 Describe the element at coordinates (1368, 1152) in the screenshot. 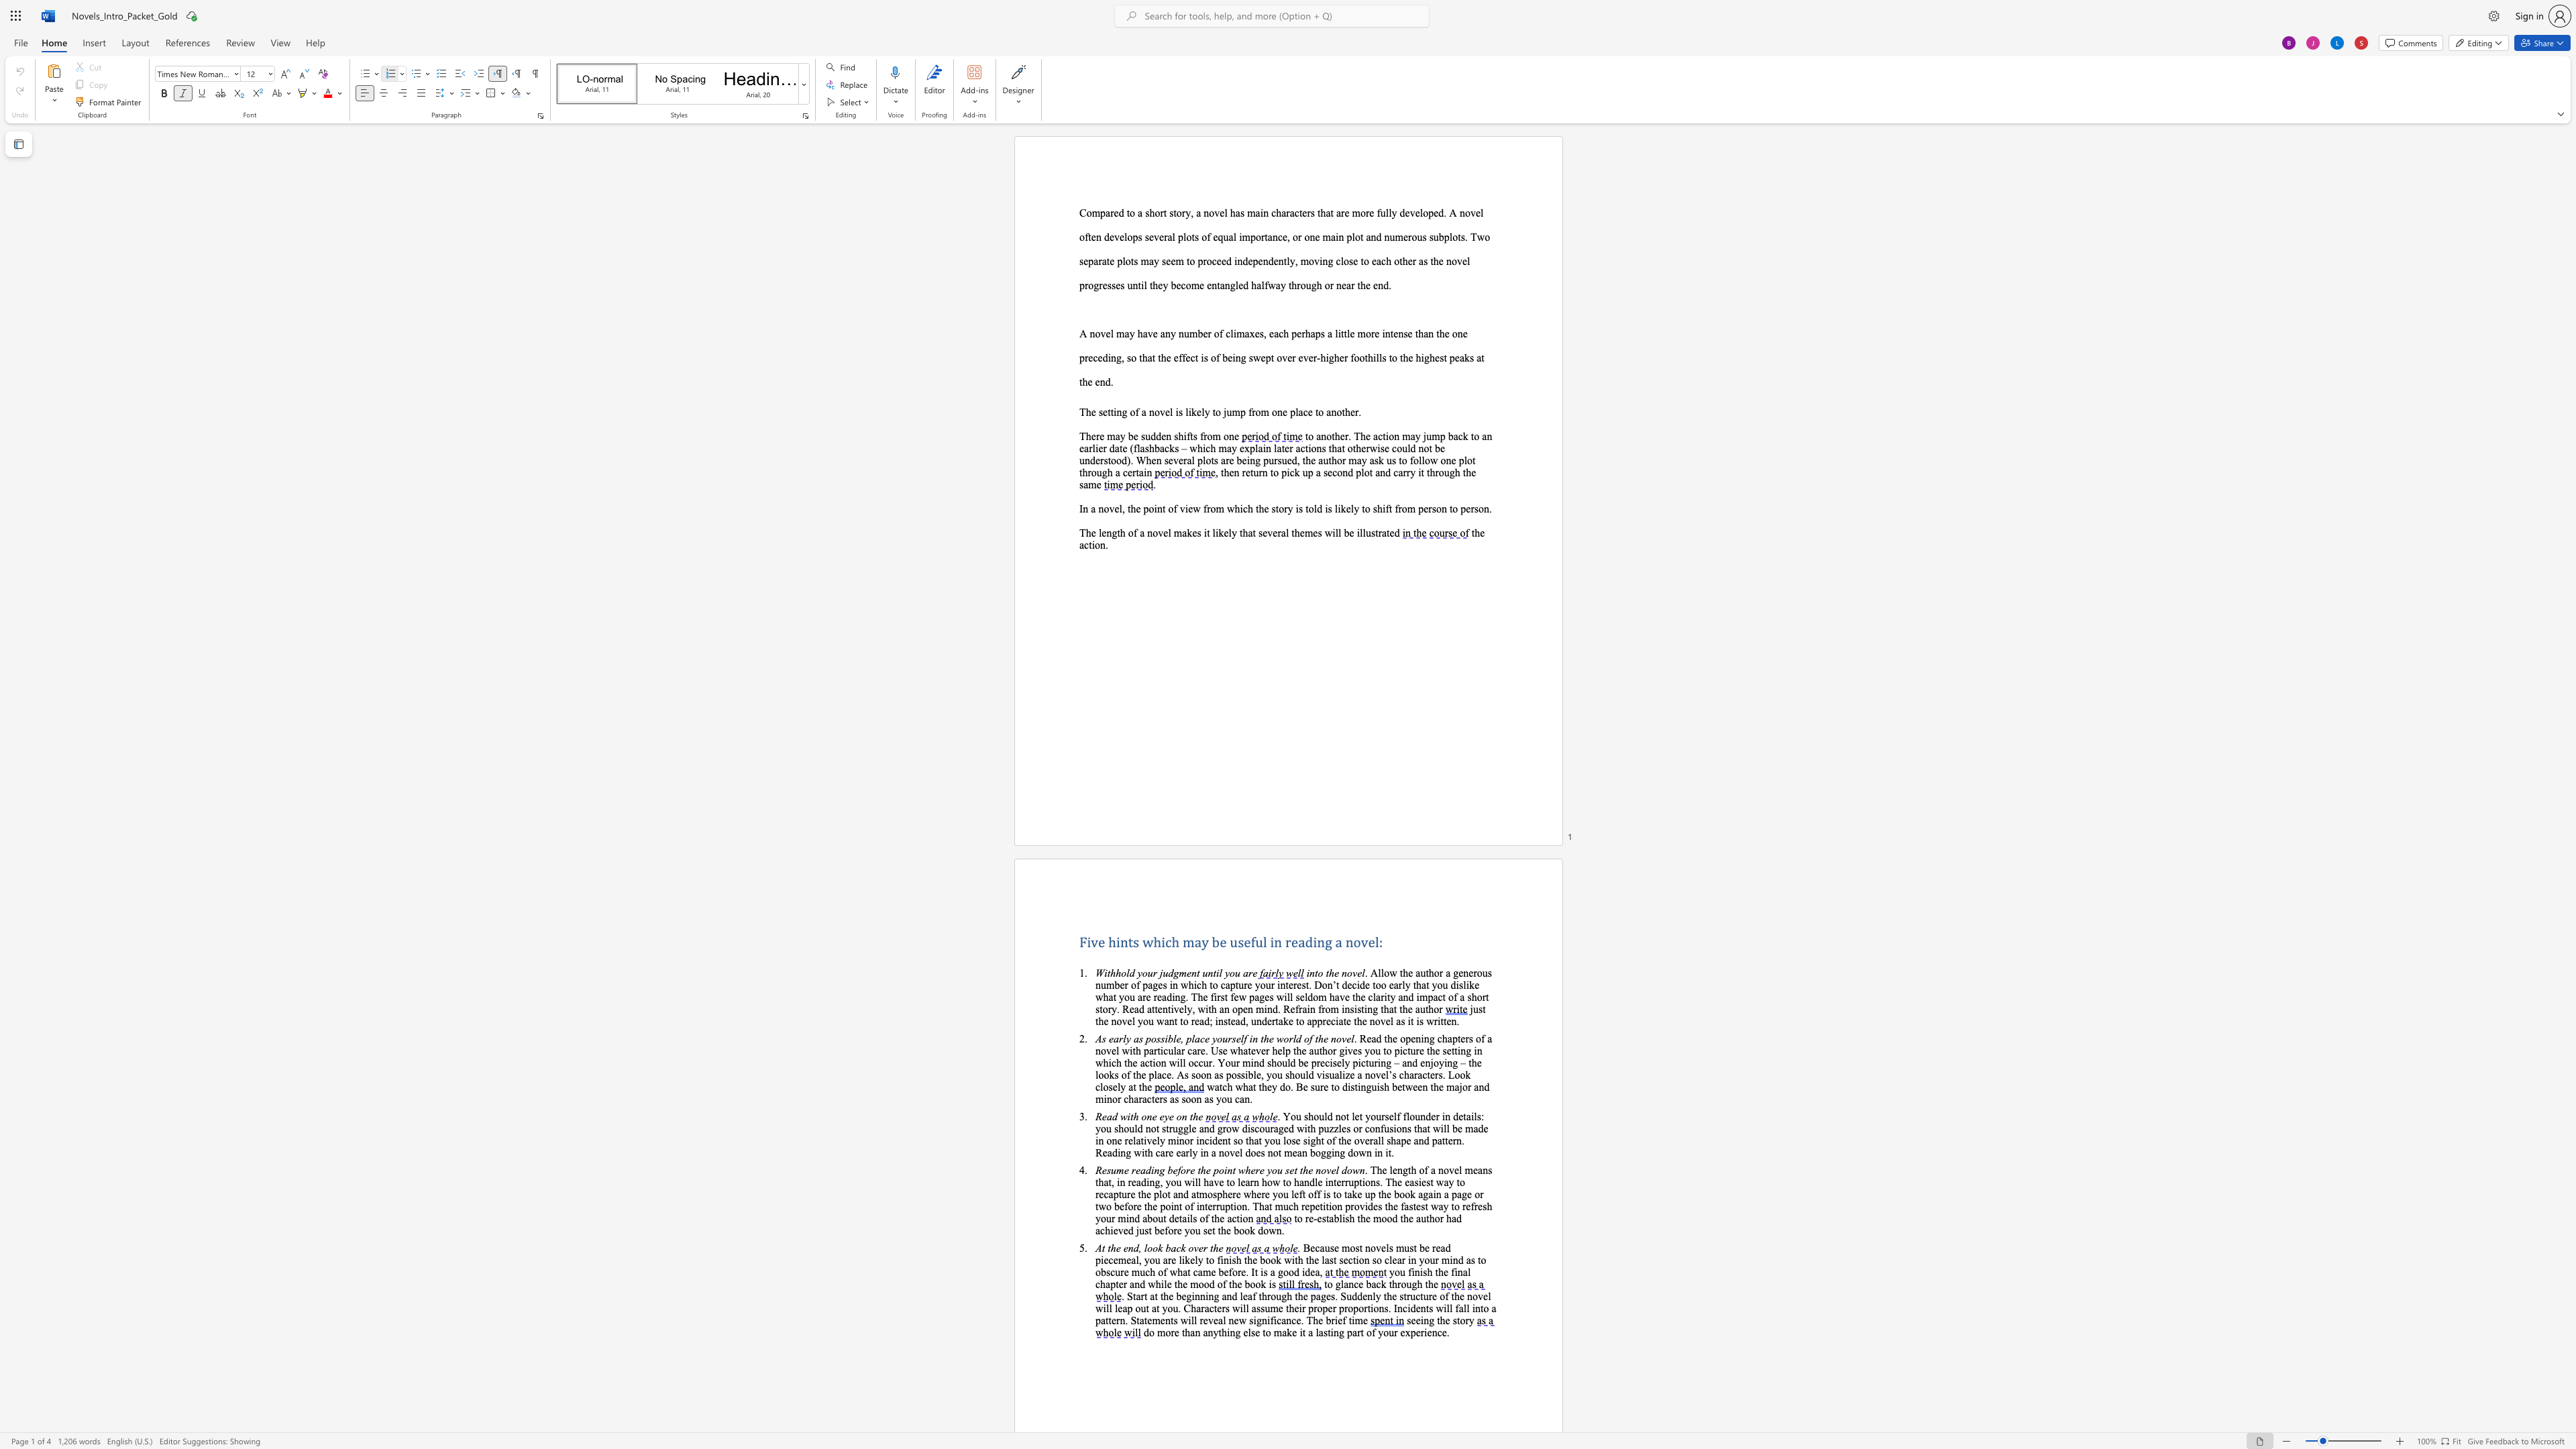

I see `the 11th character "n" in the text` at that location.